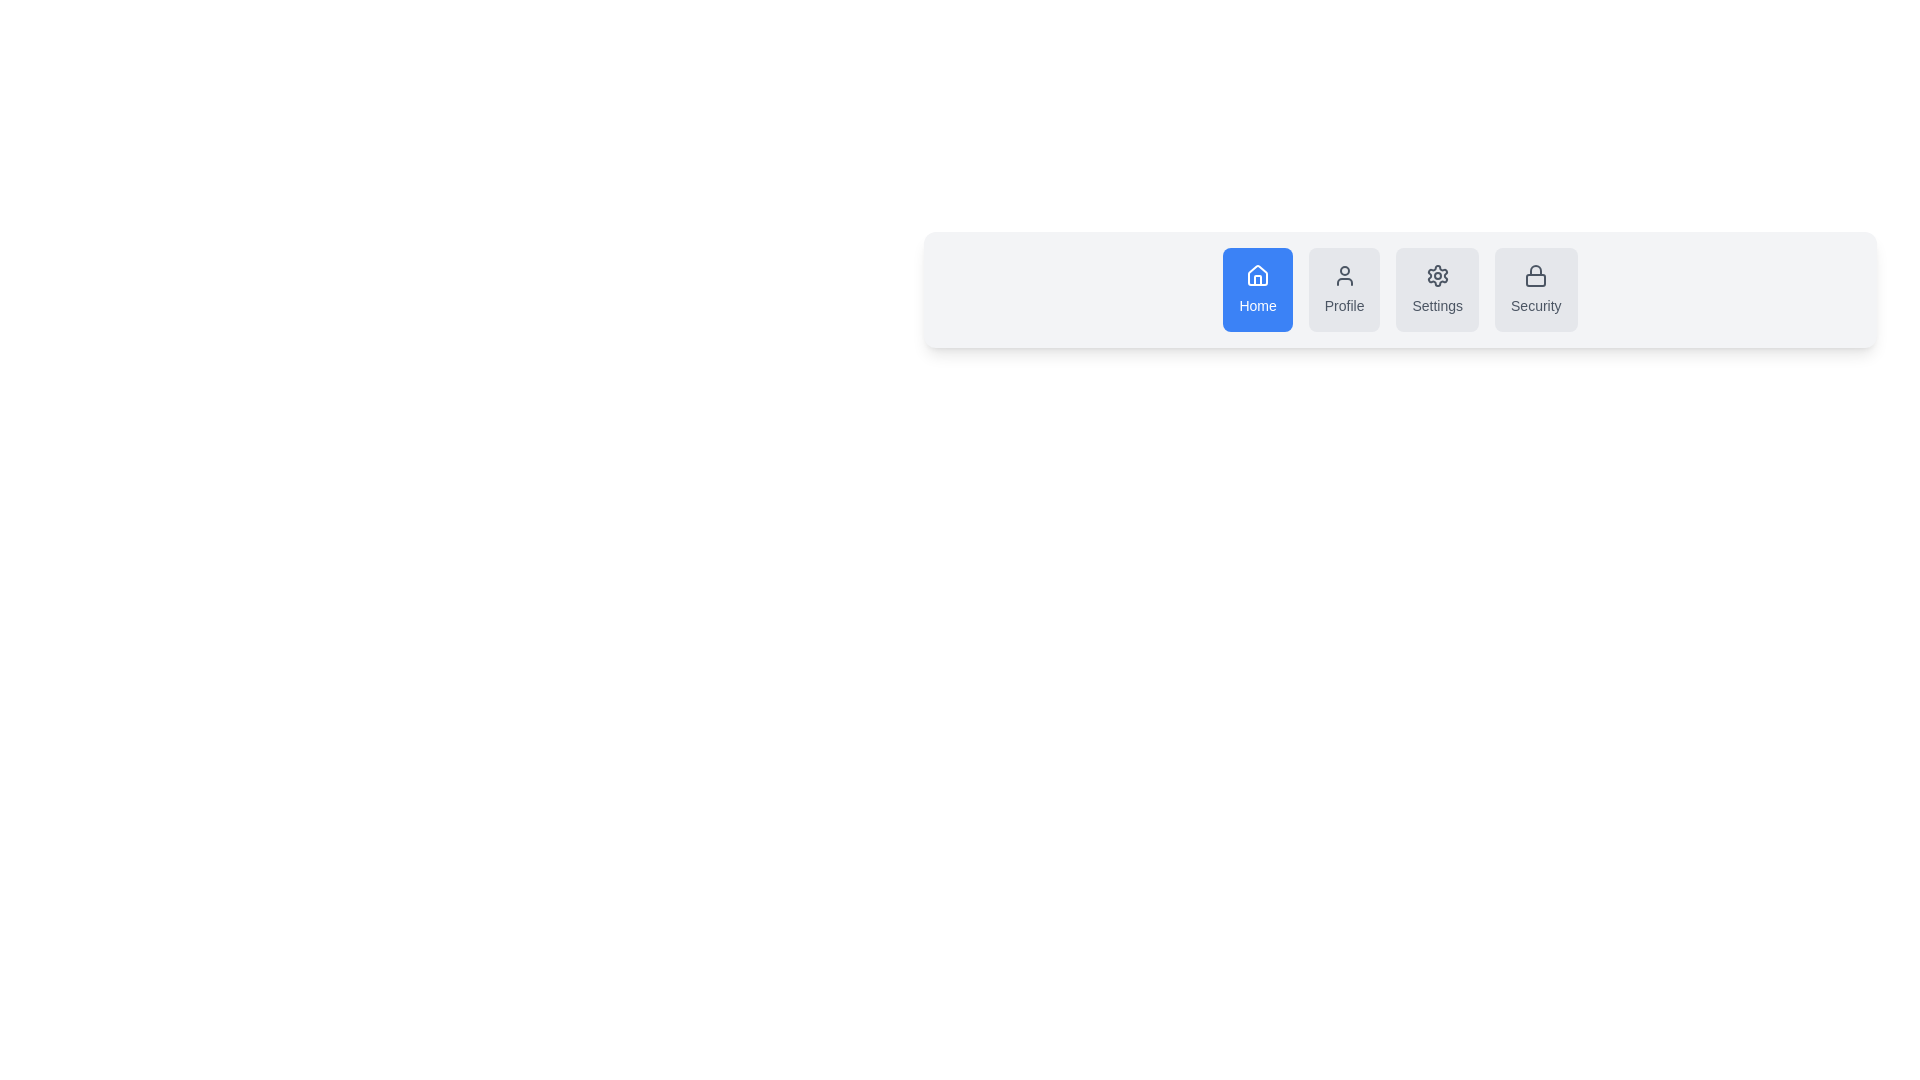 The height and width of the screenshot is (1080, 1920). Describe the element at coordinates (1256, 289) in the screenshot. I see `the Home button` at that location.